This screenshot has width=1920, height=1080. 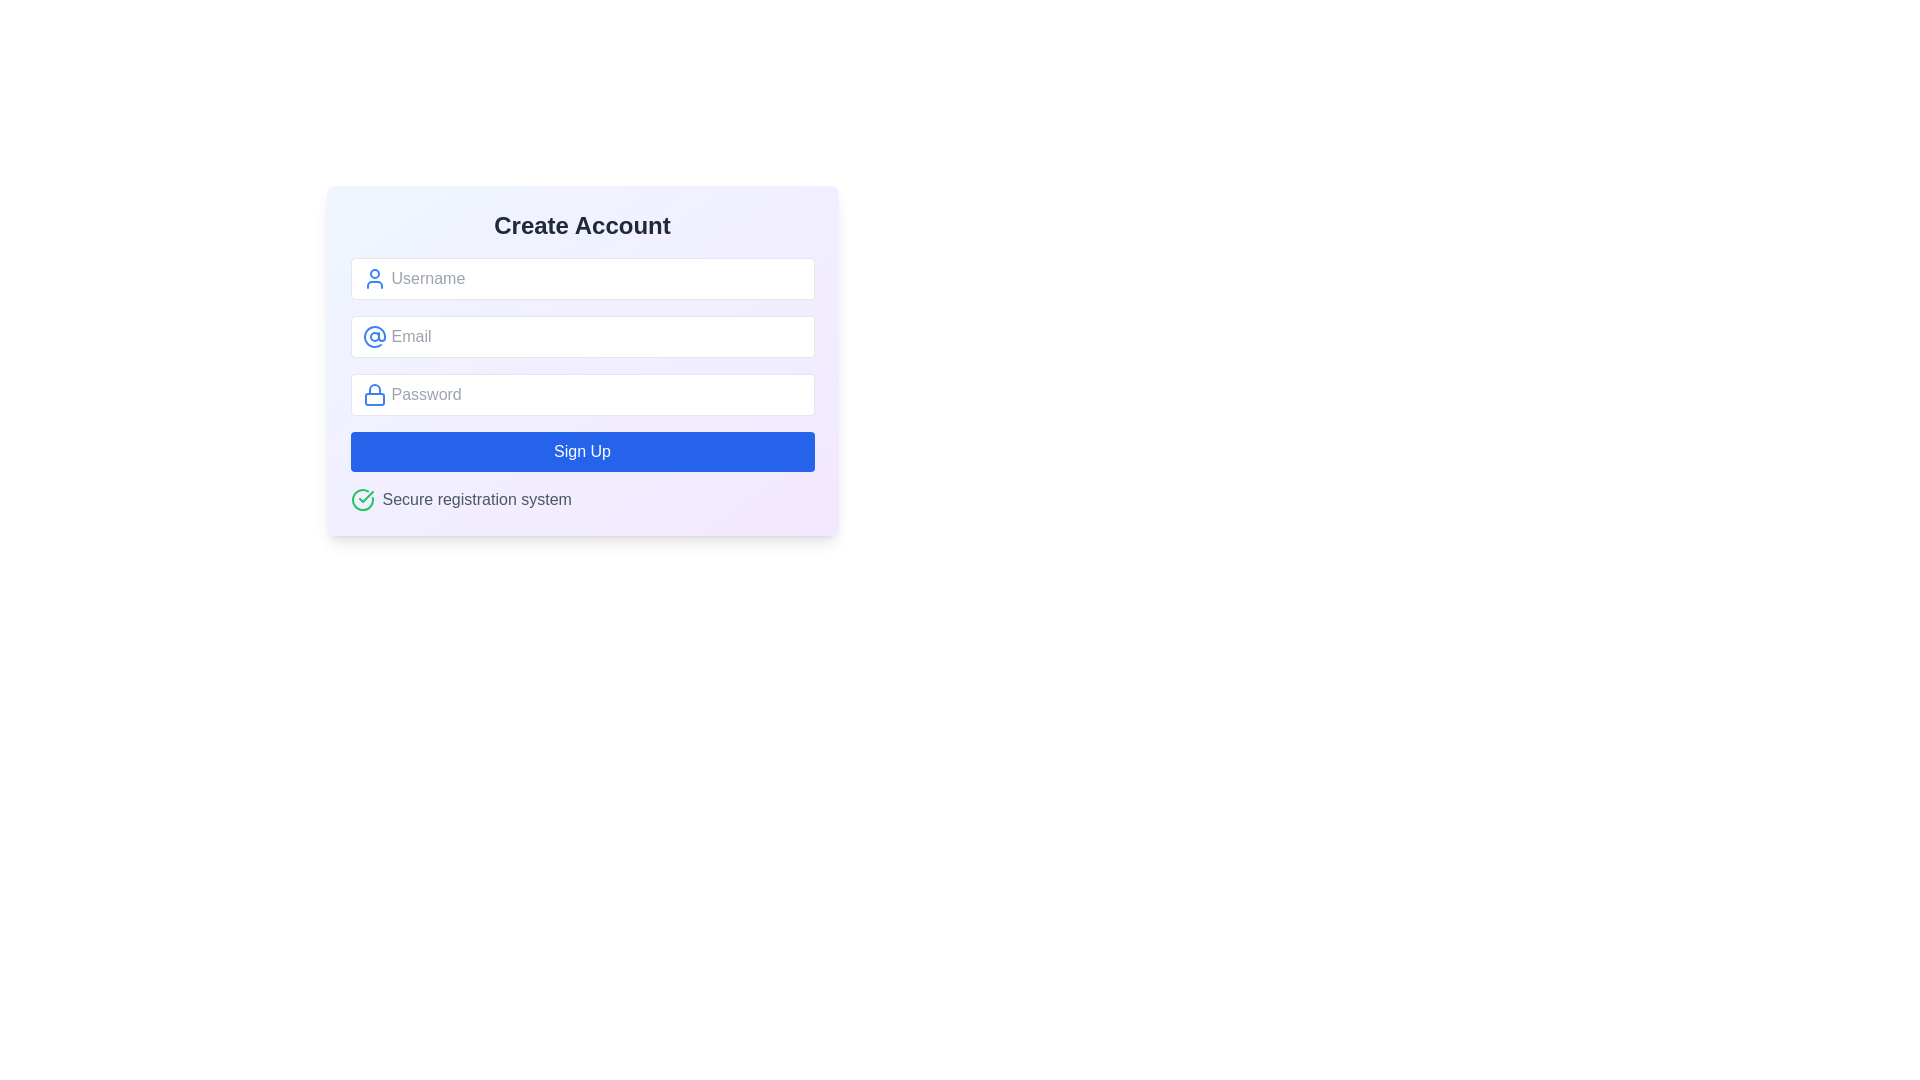 What do you see at coordinates (581, 451) in the screenshot?
I see `the 'Sign Up' button with a vibrant blue background and white text` at bounding box center [581, 451].